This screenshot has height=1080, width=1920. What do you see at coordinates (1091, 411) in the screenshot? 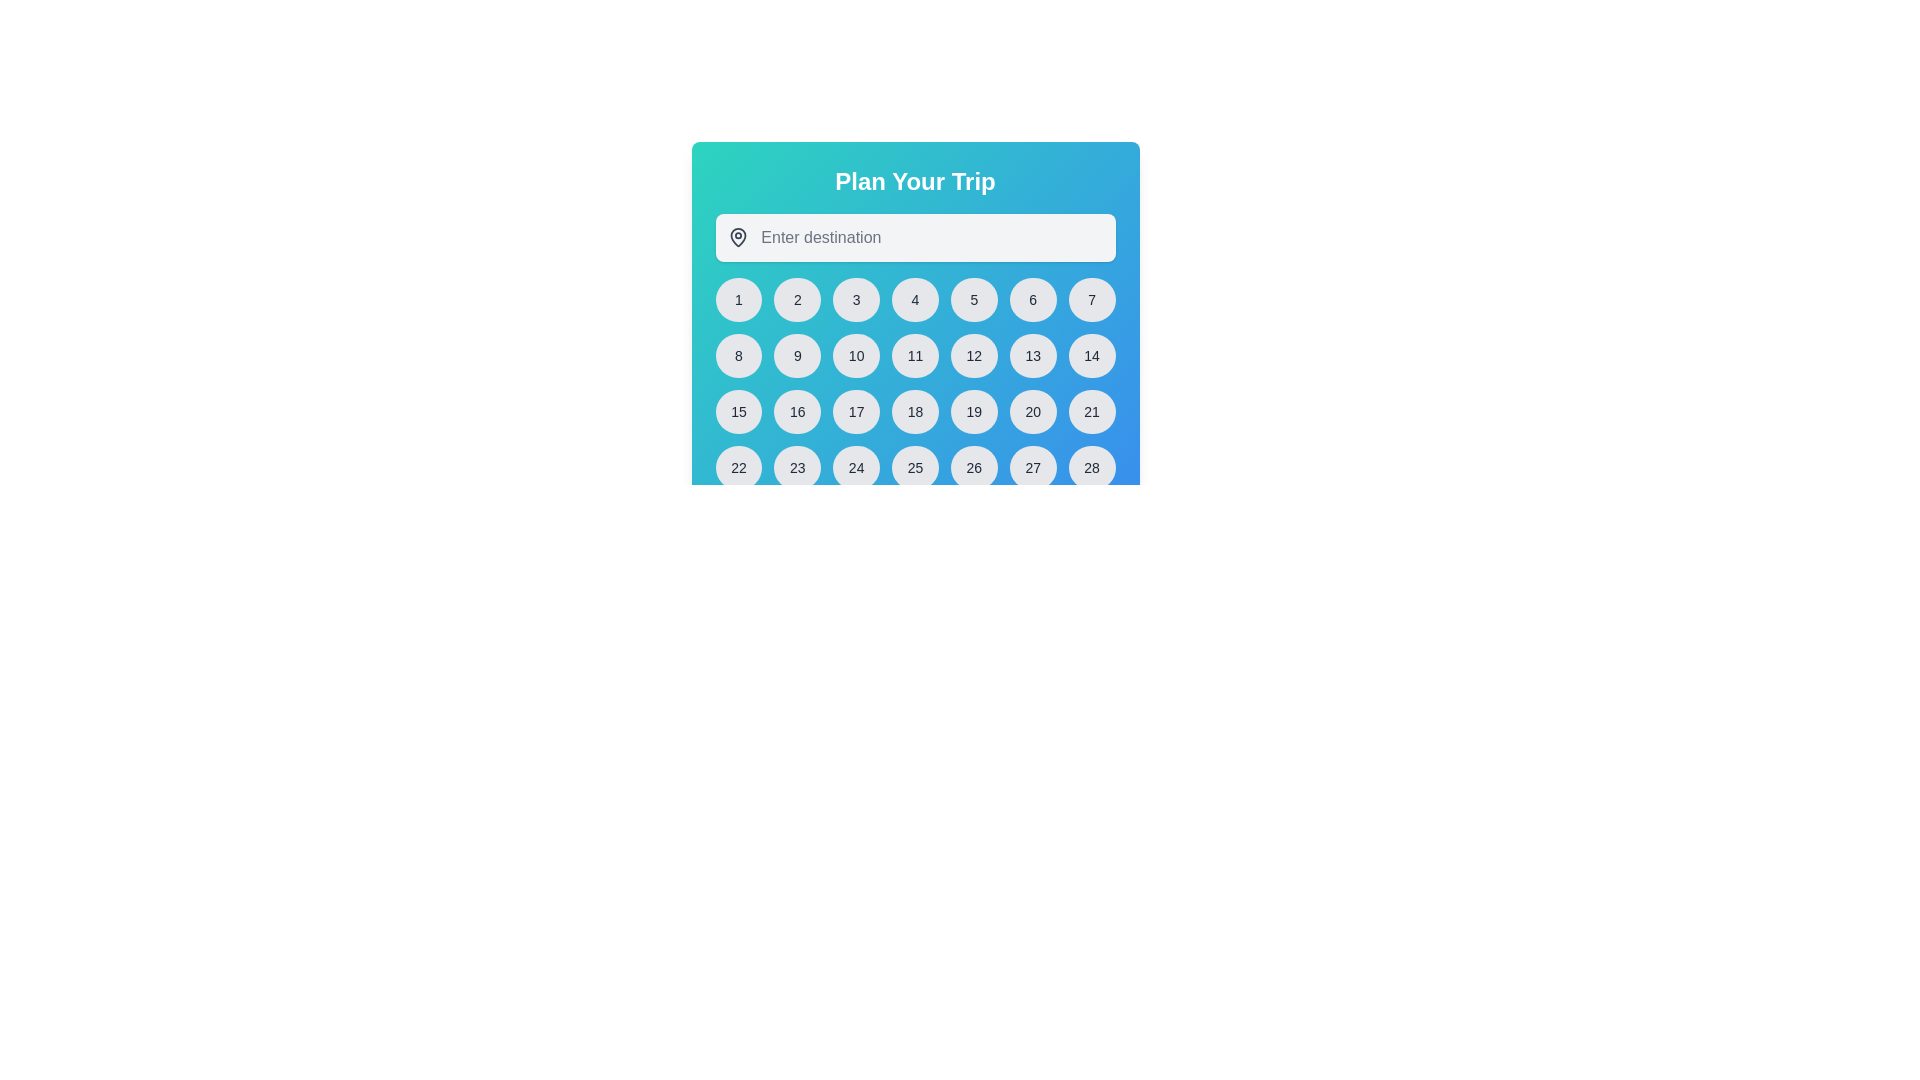
I see `the circular button labeled '21' with a light gray background` at bounding box center [1091, 411].